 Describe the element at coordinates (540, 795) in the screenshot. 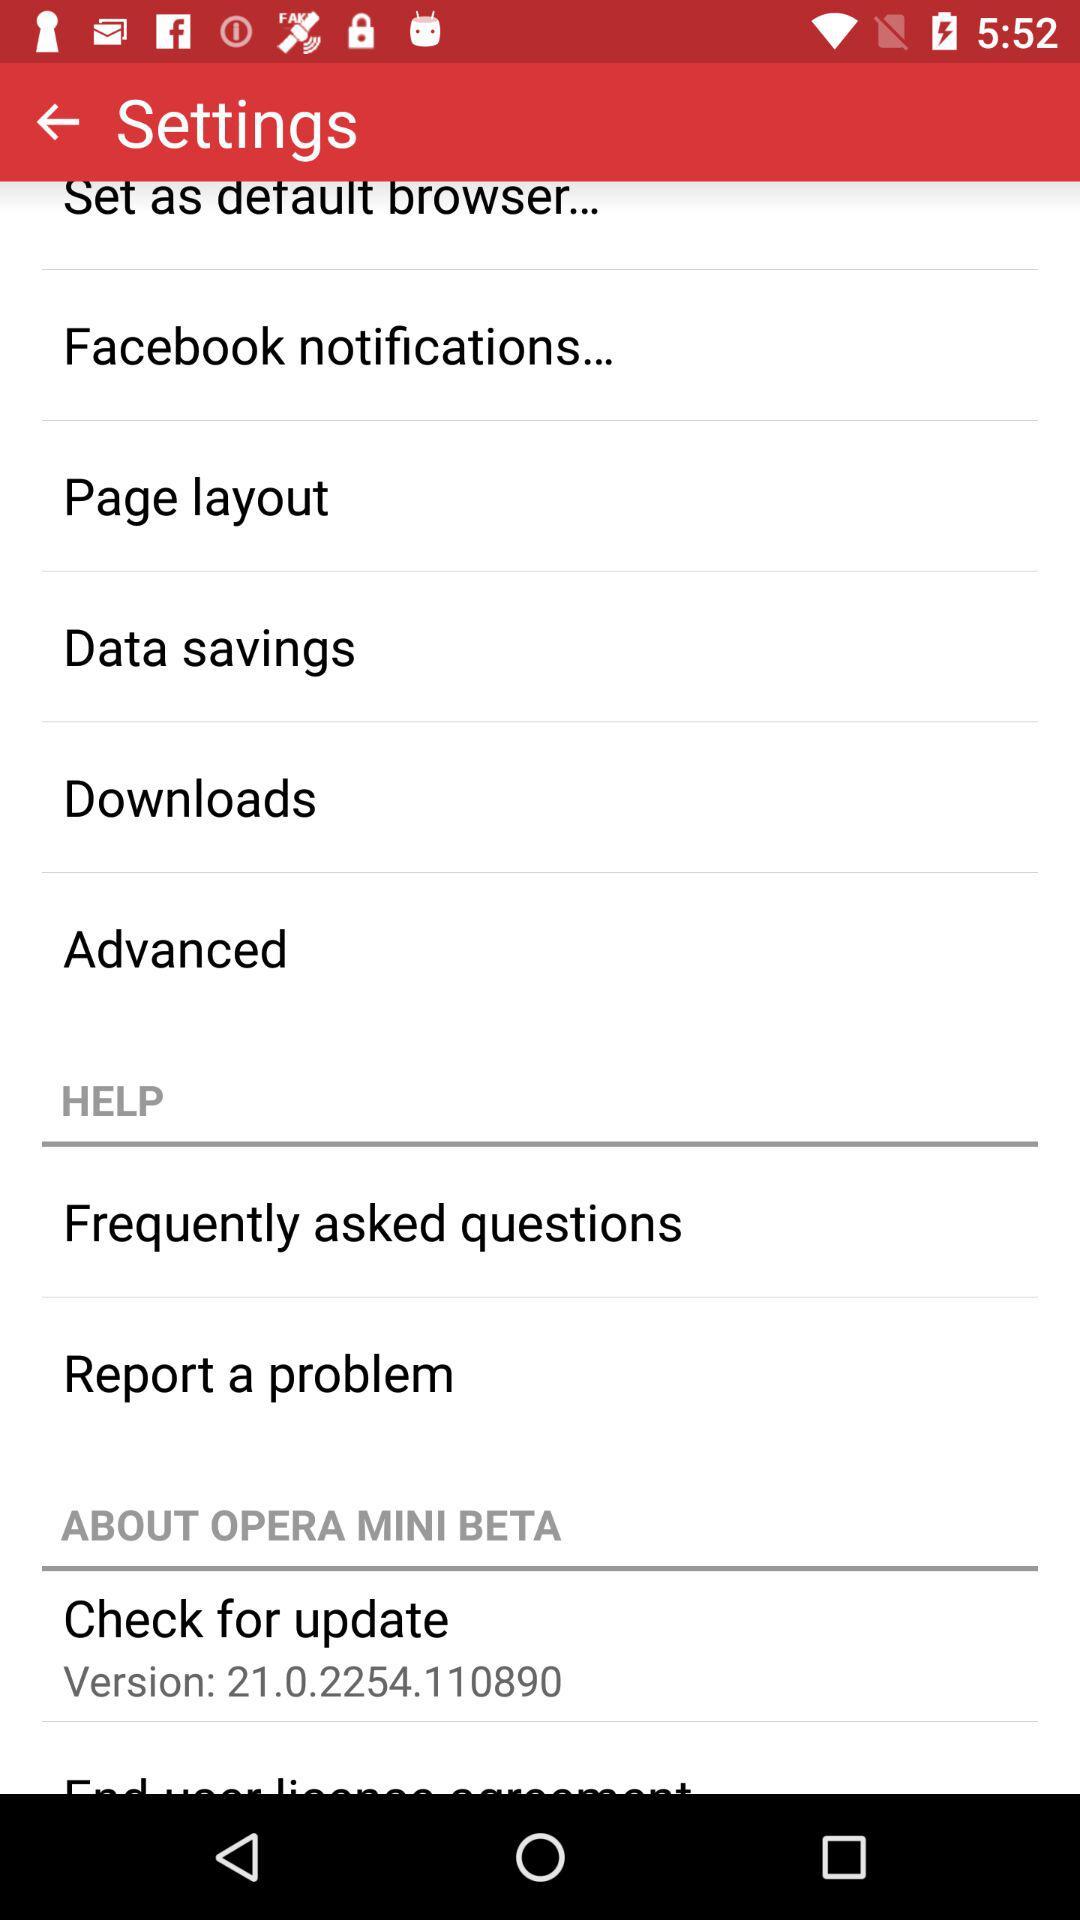

I see `downloads` at that location.